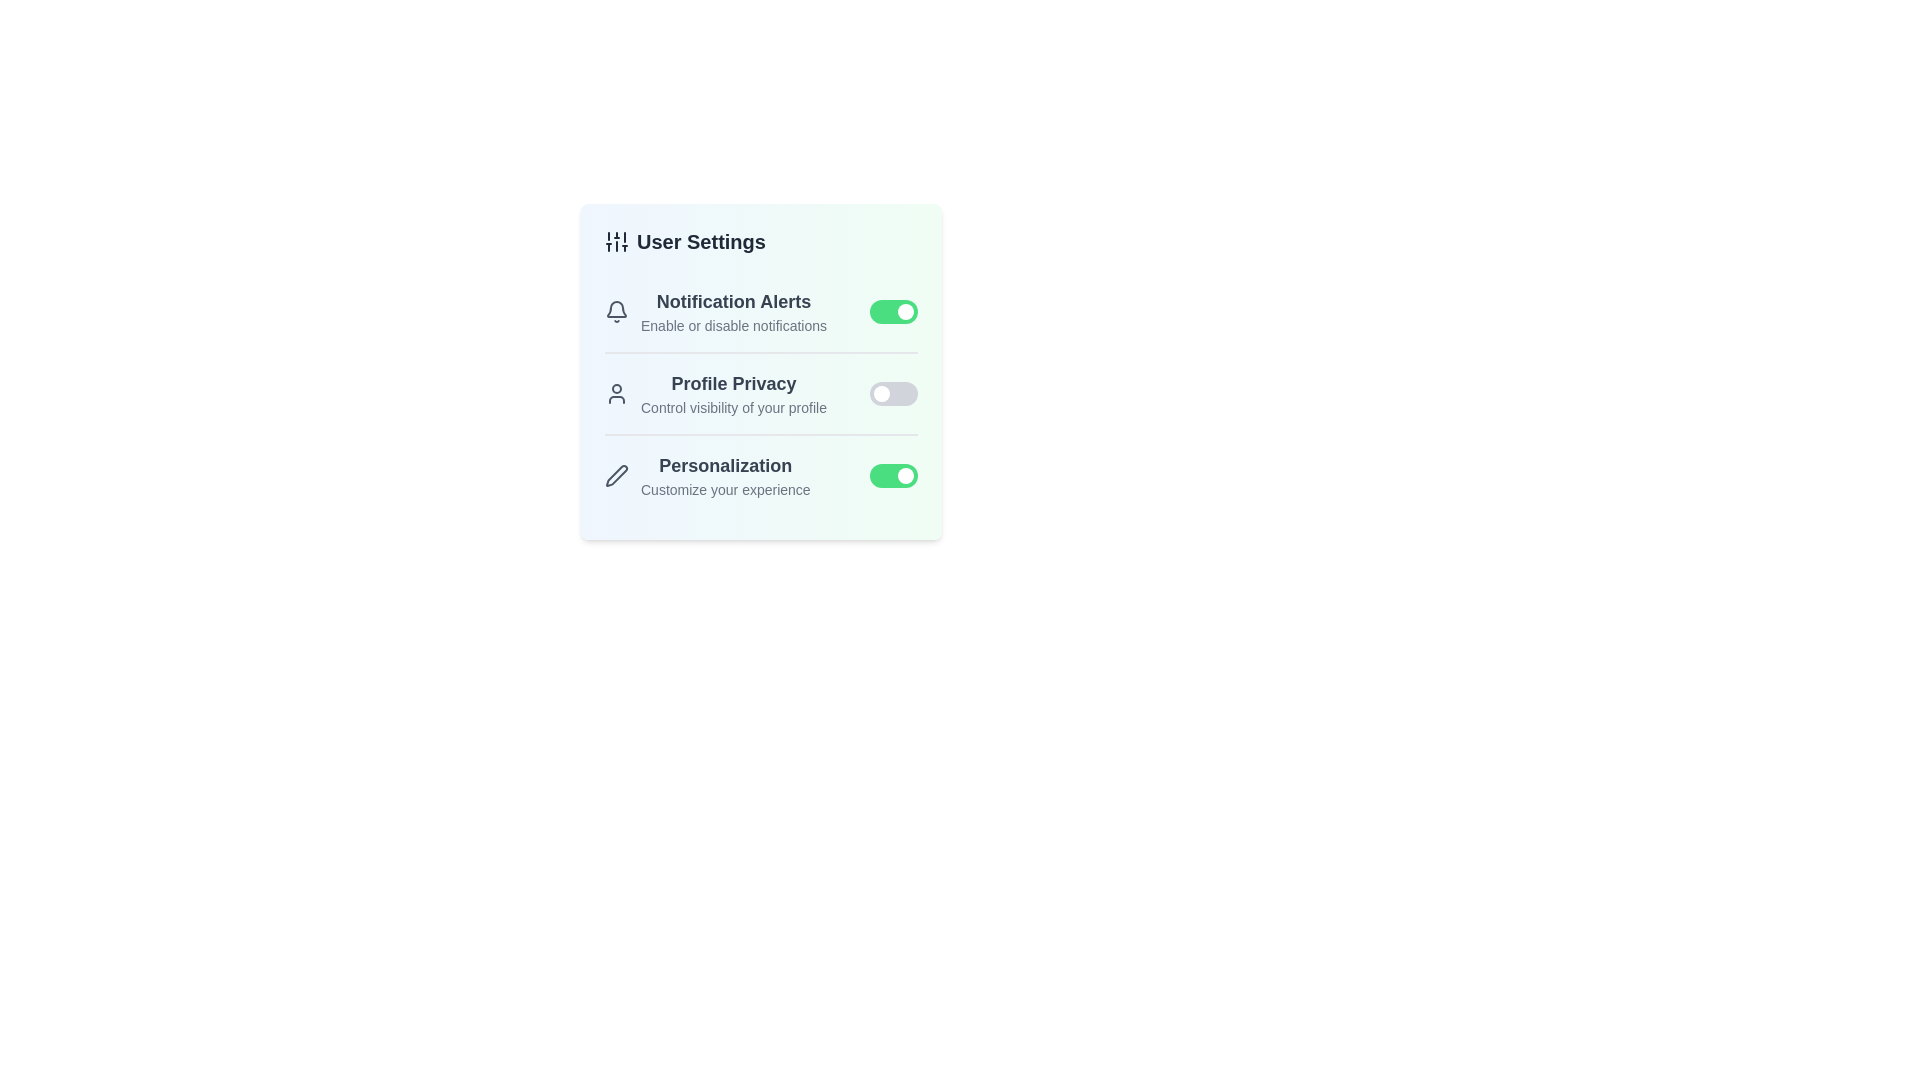 This screenshot has width=1920, height=1080. I want to click on the setting icon to display additional context, so click(616, 241).